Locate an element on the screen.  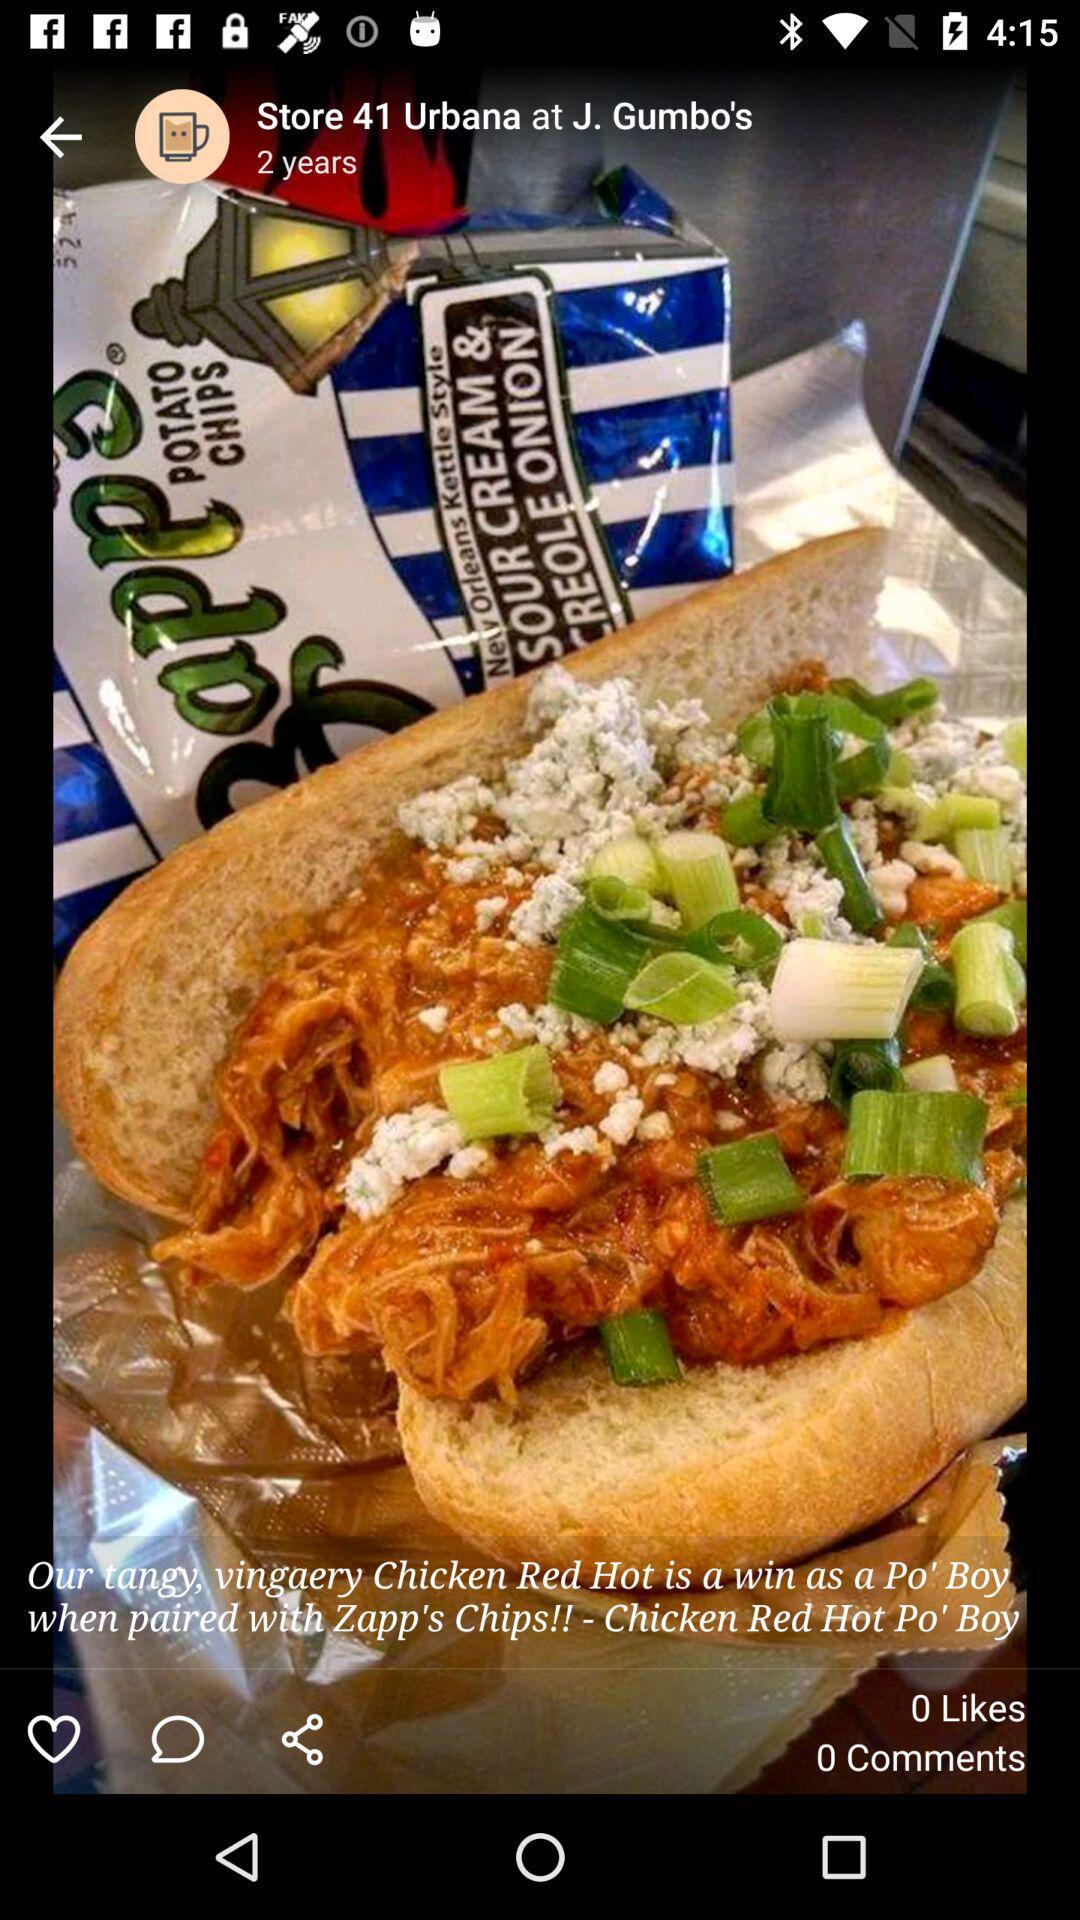
the item at the center is located at coordinates (540, 927).